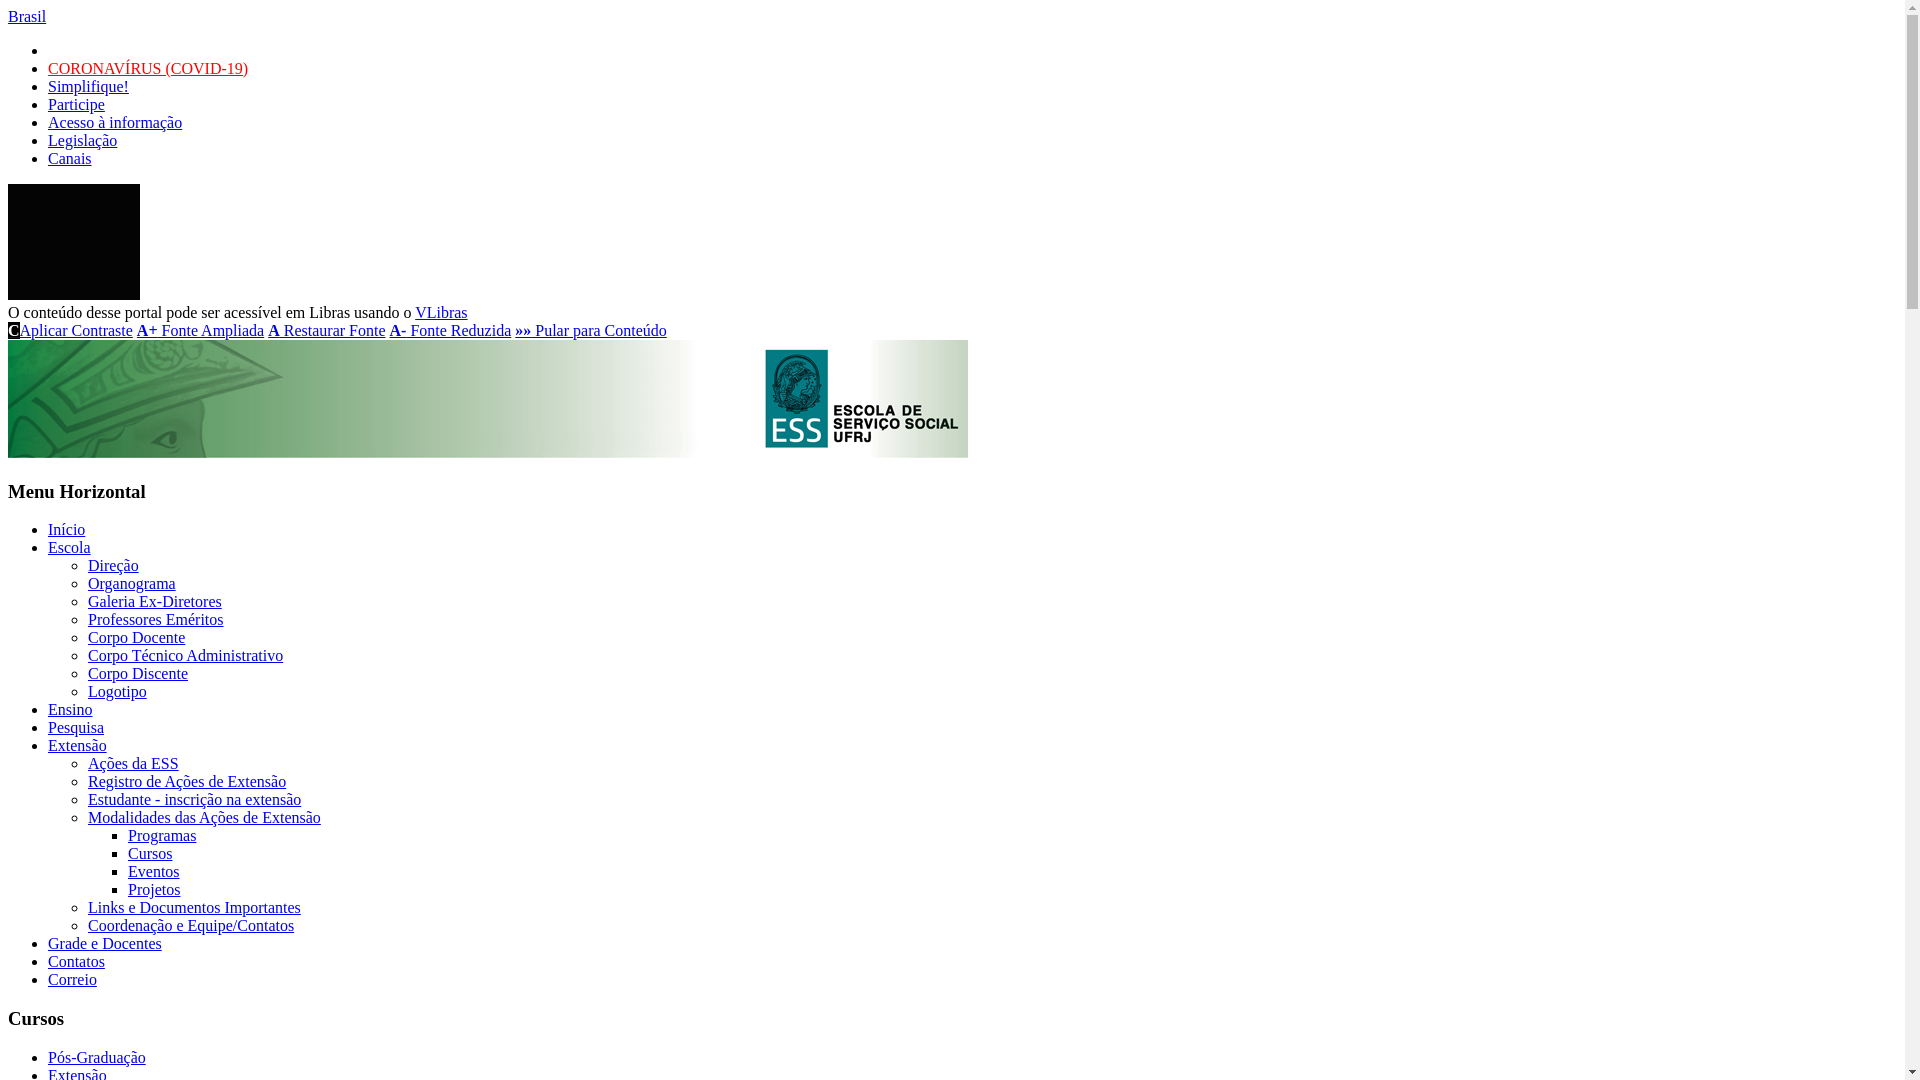  What do you see at coordinates (48, 978) in the screenshot?
I see `'Correio'` at bounding box center [48, 978].